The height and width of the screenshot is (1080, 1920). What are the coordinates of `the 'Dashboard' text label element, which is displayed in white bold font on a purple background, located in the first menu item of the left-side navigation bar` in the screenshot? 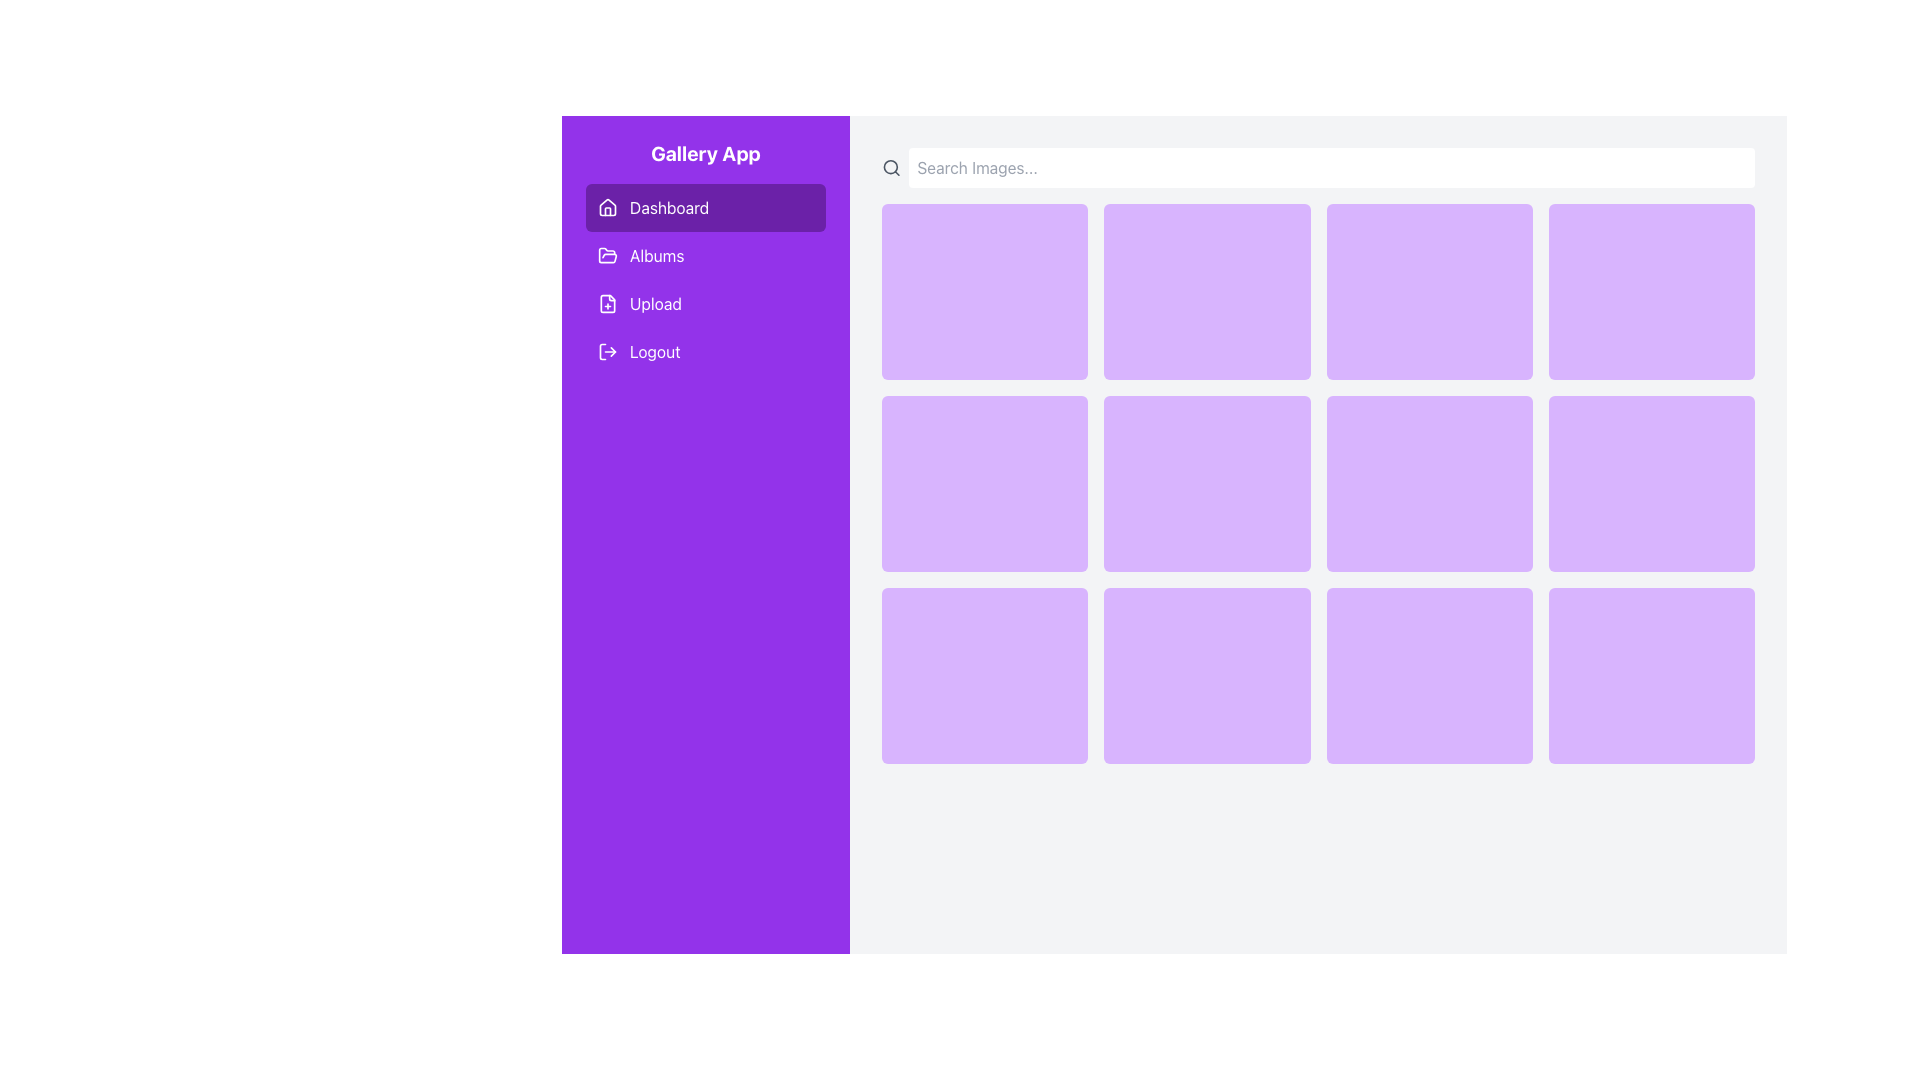 It's located at (669, 208).